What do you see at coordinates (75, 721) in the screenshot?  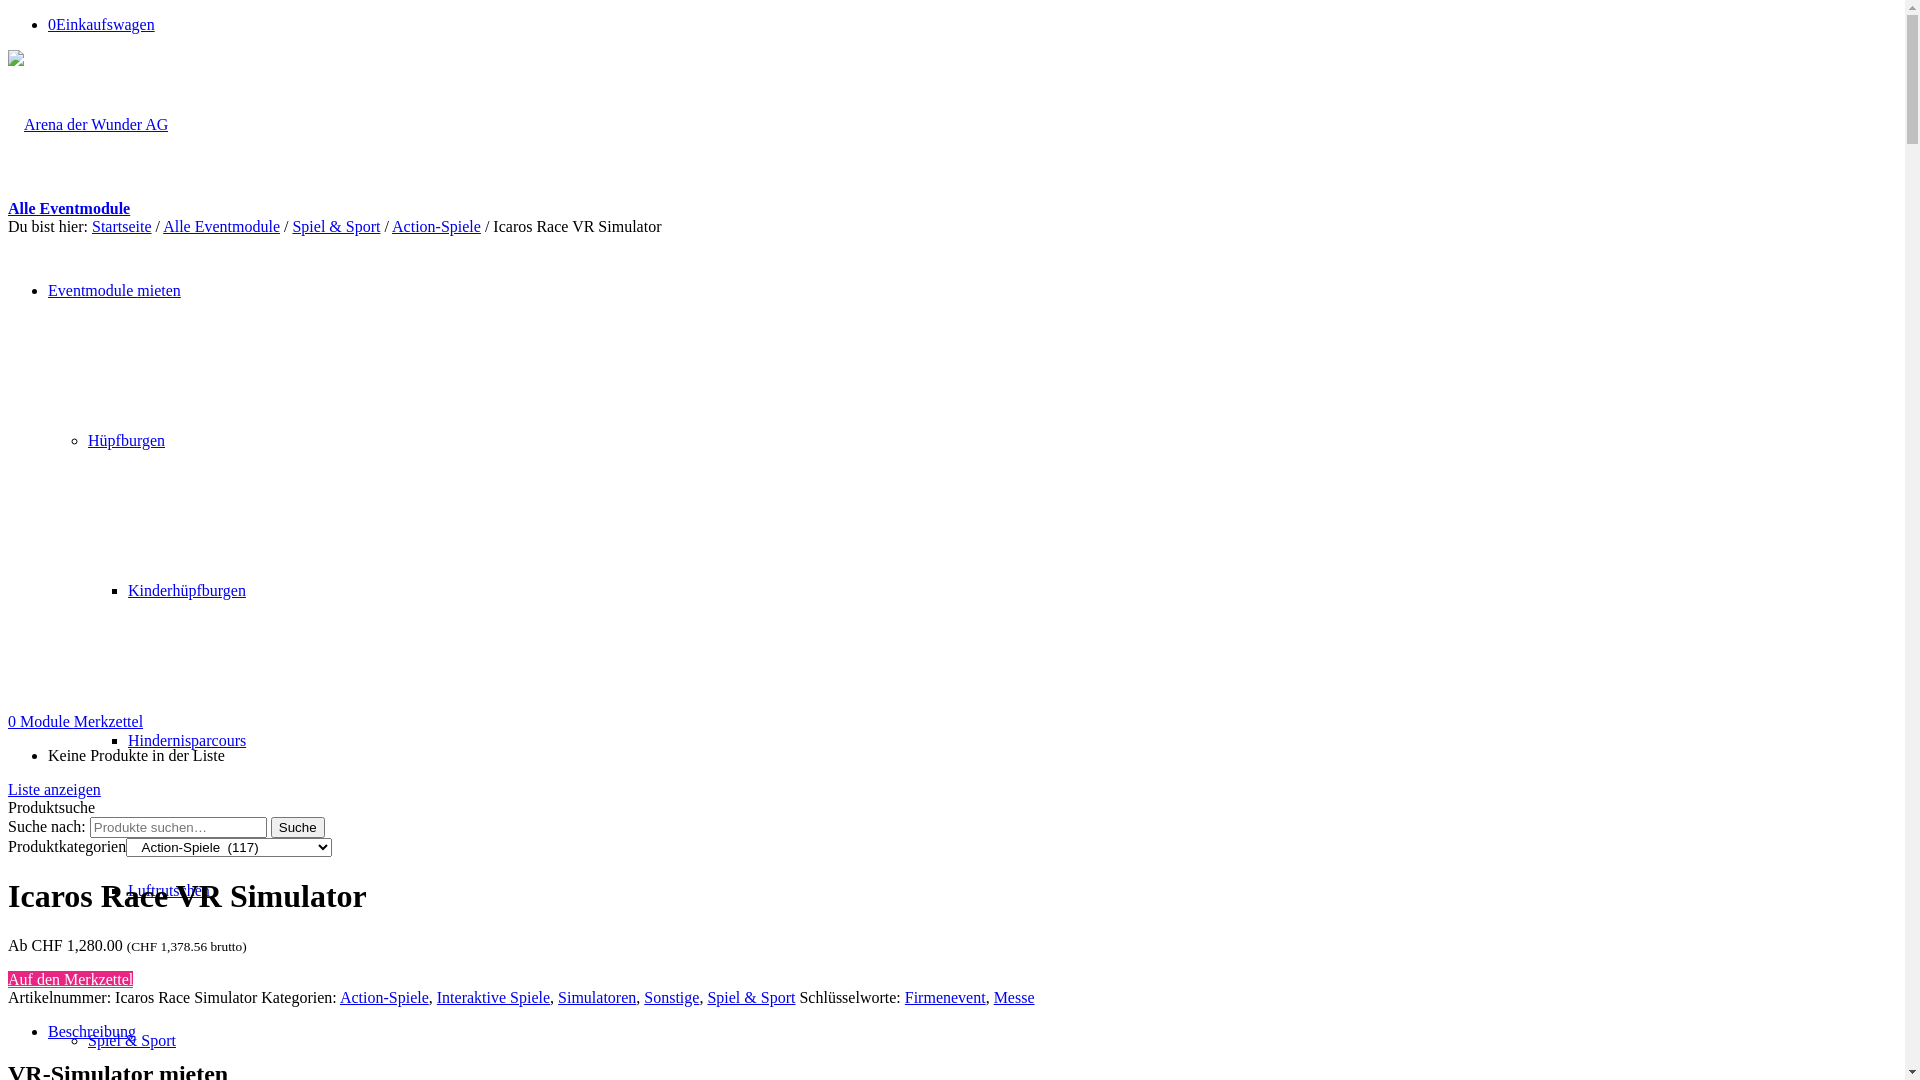 I see `'0 Module Merkzettel'` at bounding box center [75, 721].